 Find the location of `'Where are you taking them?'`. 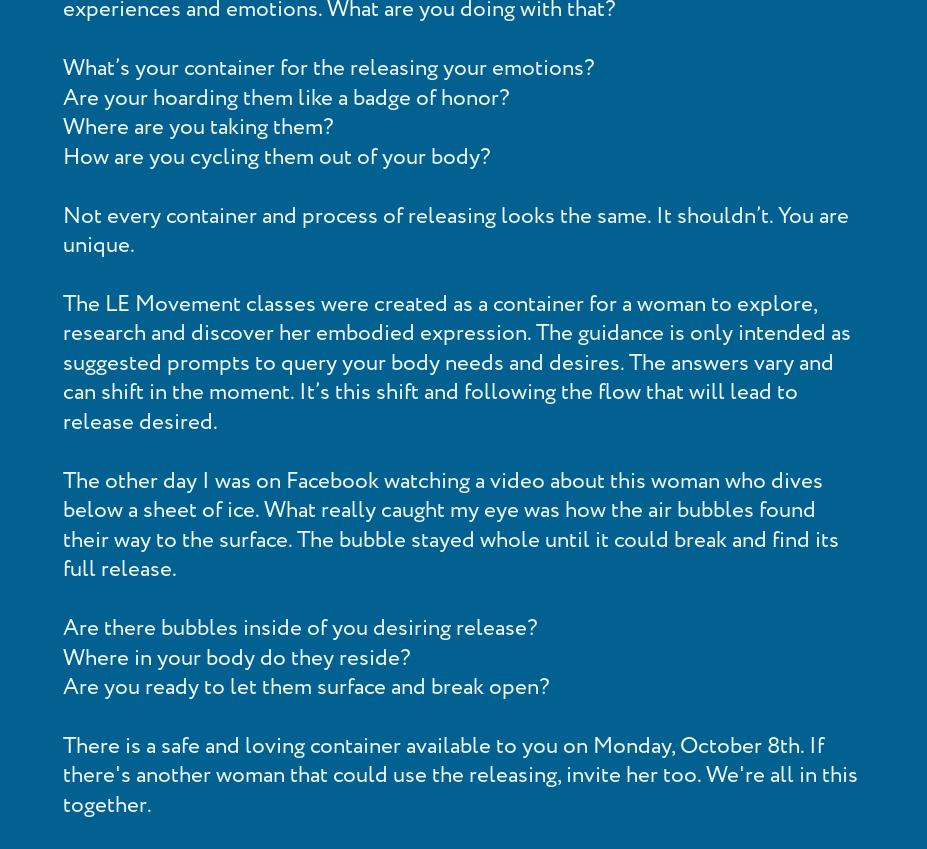

'Where are you taking them?' is located at coordinates (197, 126).